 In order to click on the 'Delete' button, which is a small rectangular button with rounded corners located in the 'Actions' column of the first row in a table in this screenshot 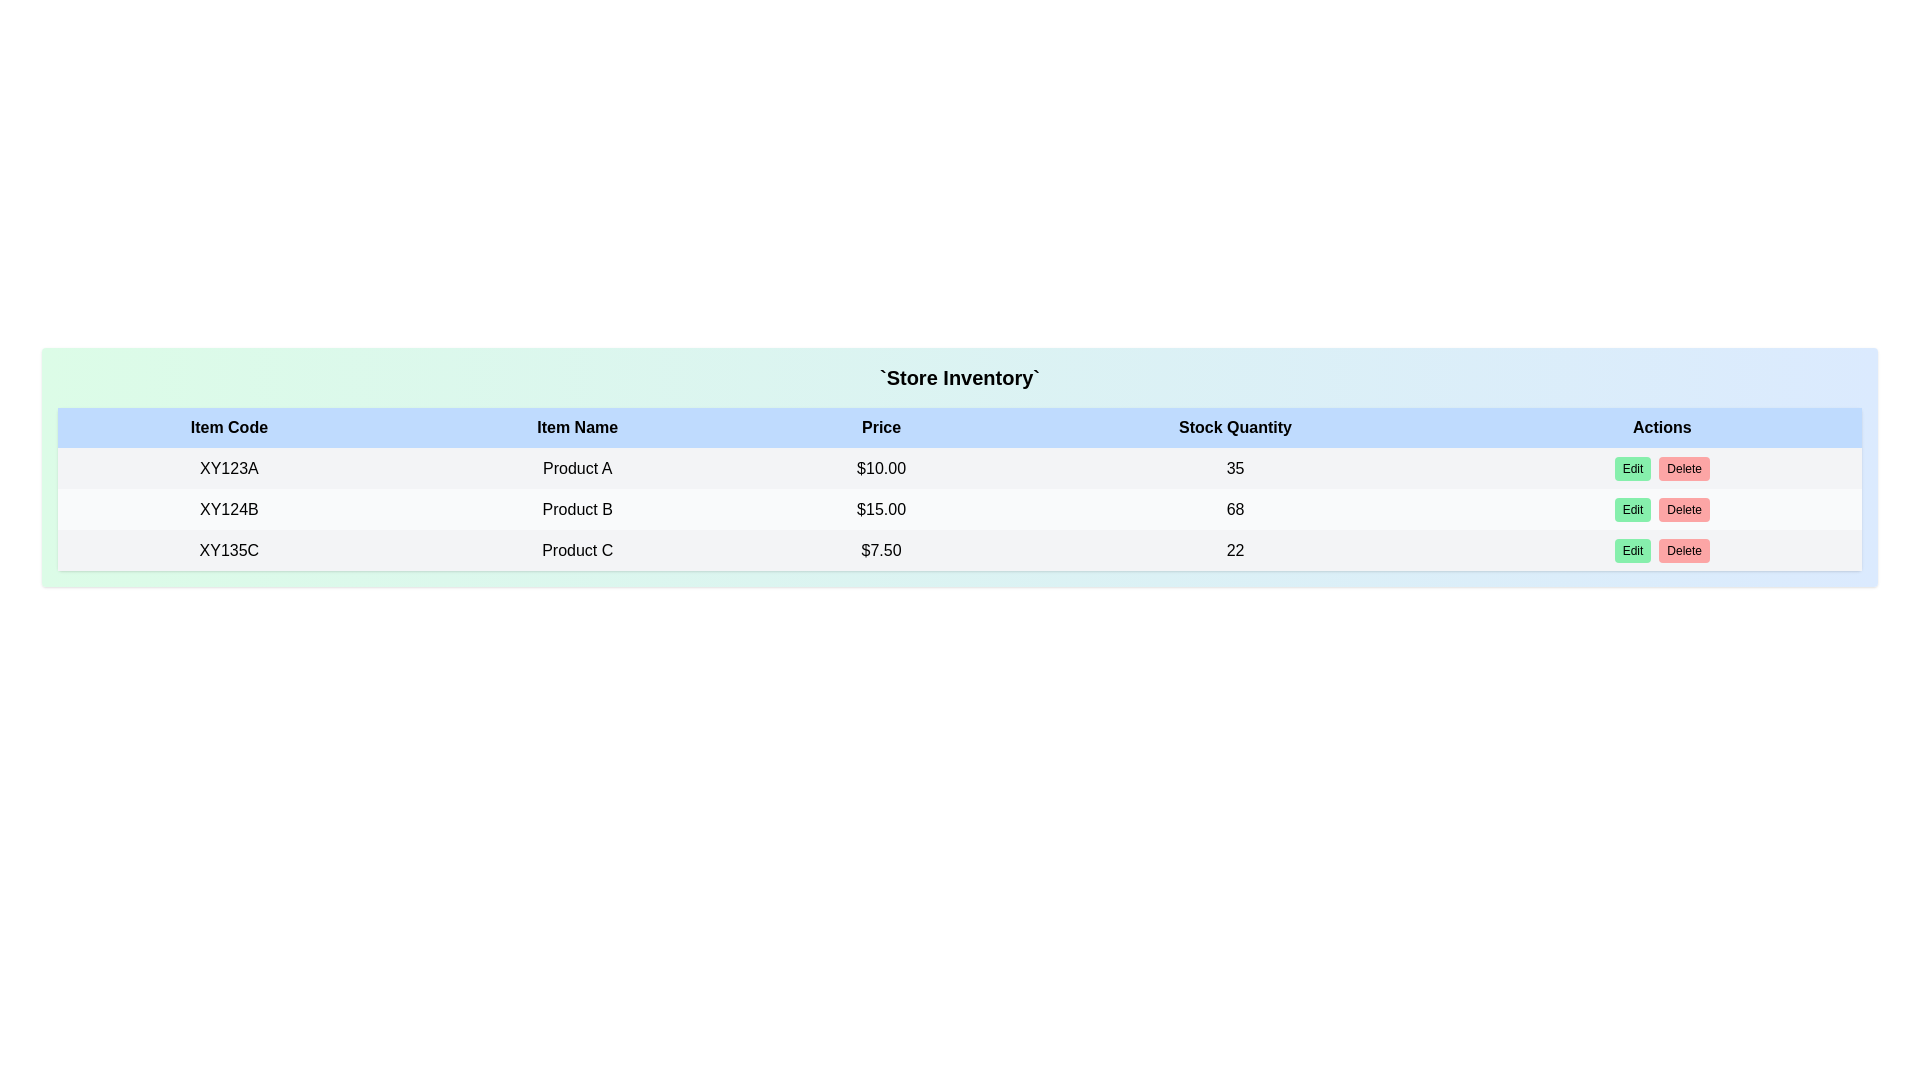, I will do `click(1683, 469)`.